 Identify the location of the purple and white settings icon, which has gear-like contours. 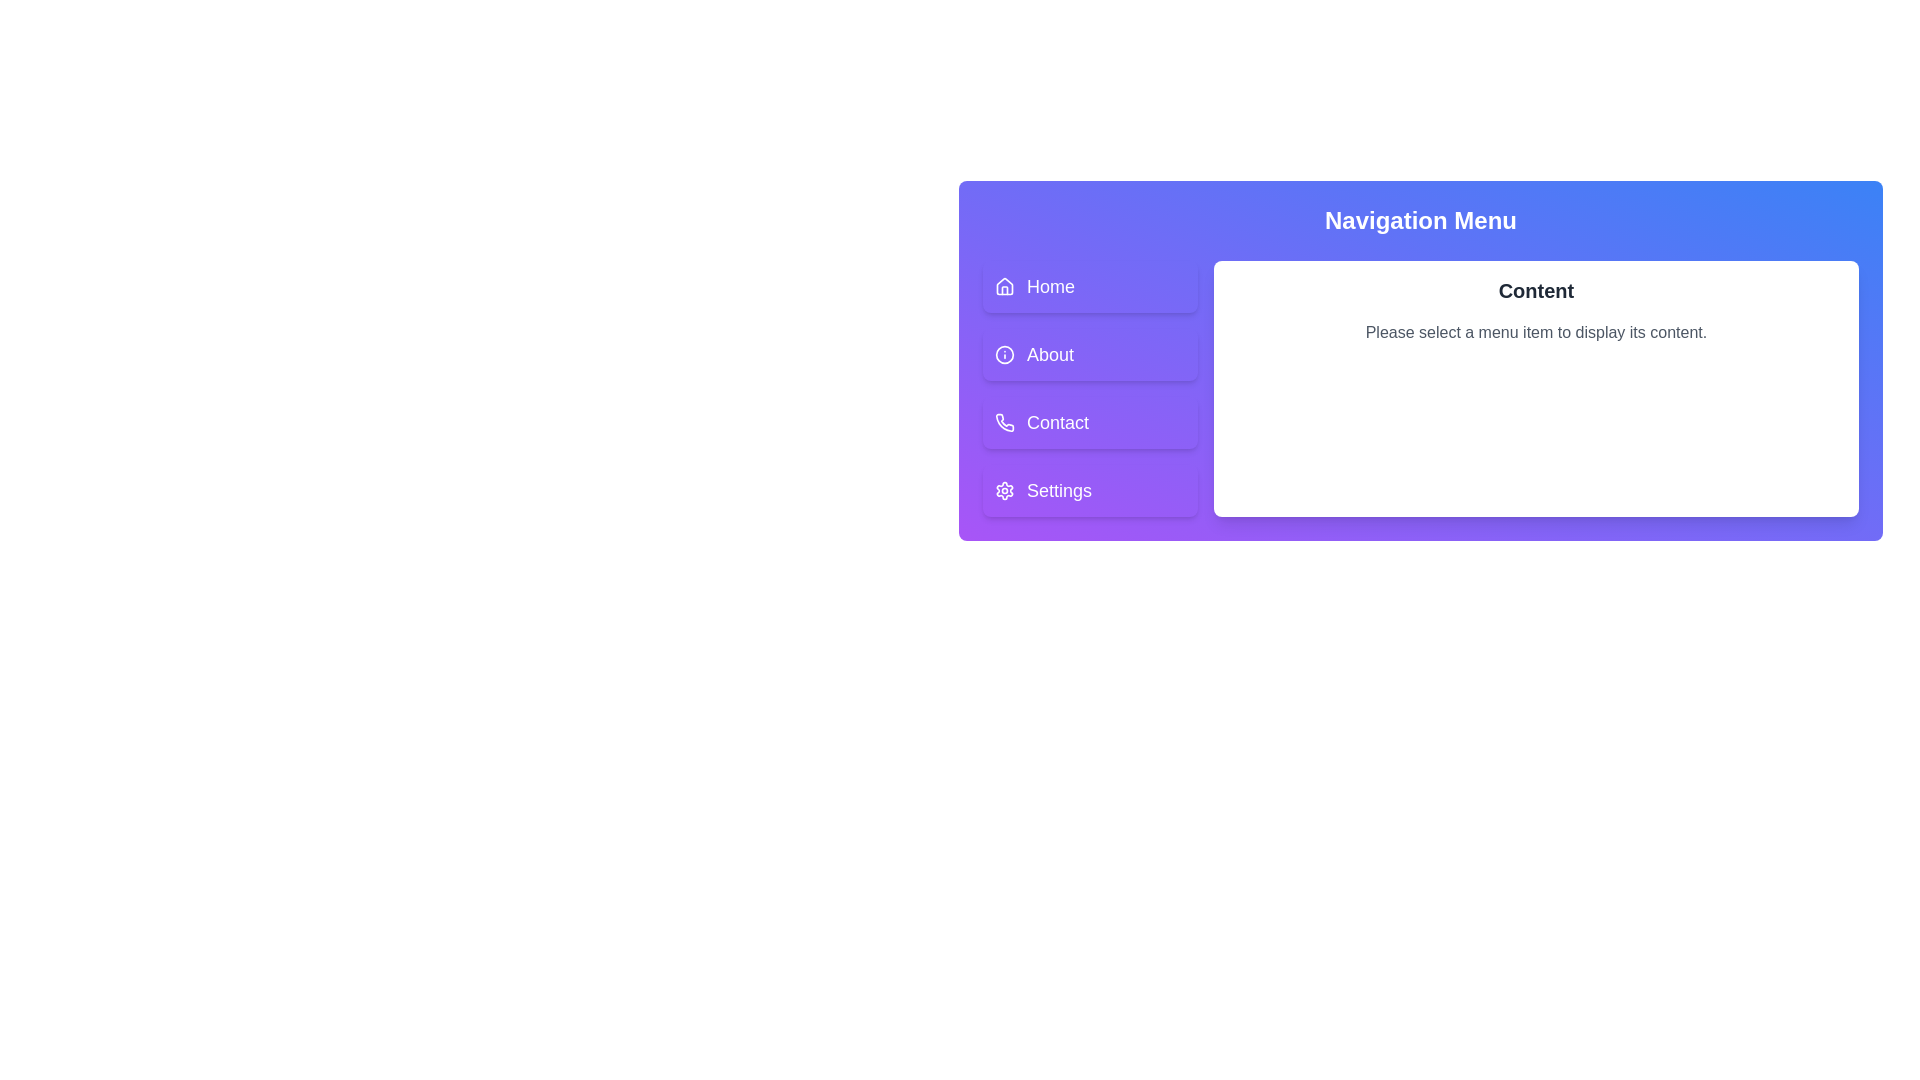
(1004, 490).